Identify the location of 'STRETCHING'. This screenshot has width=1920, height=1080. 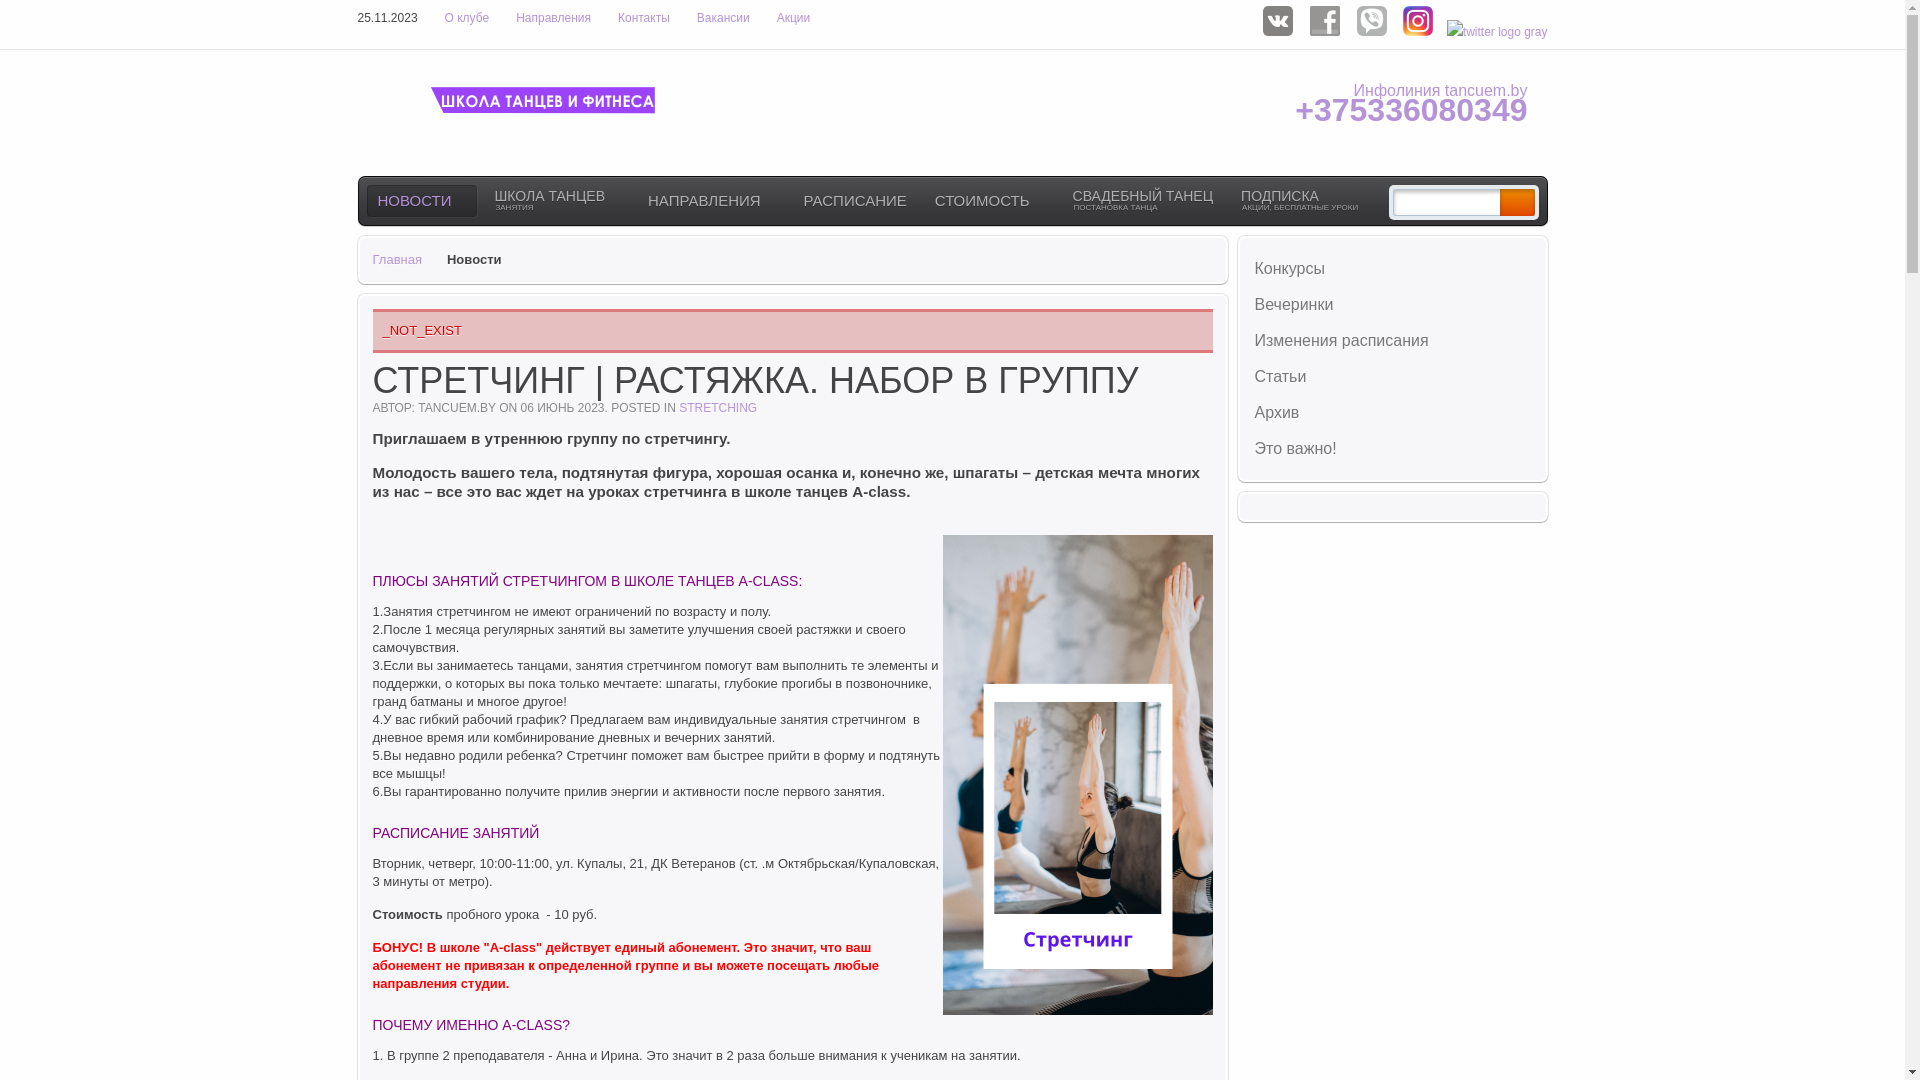
(678, 407).